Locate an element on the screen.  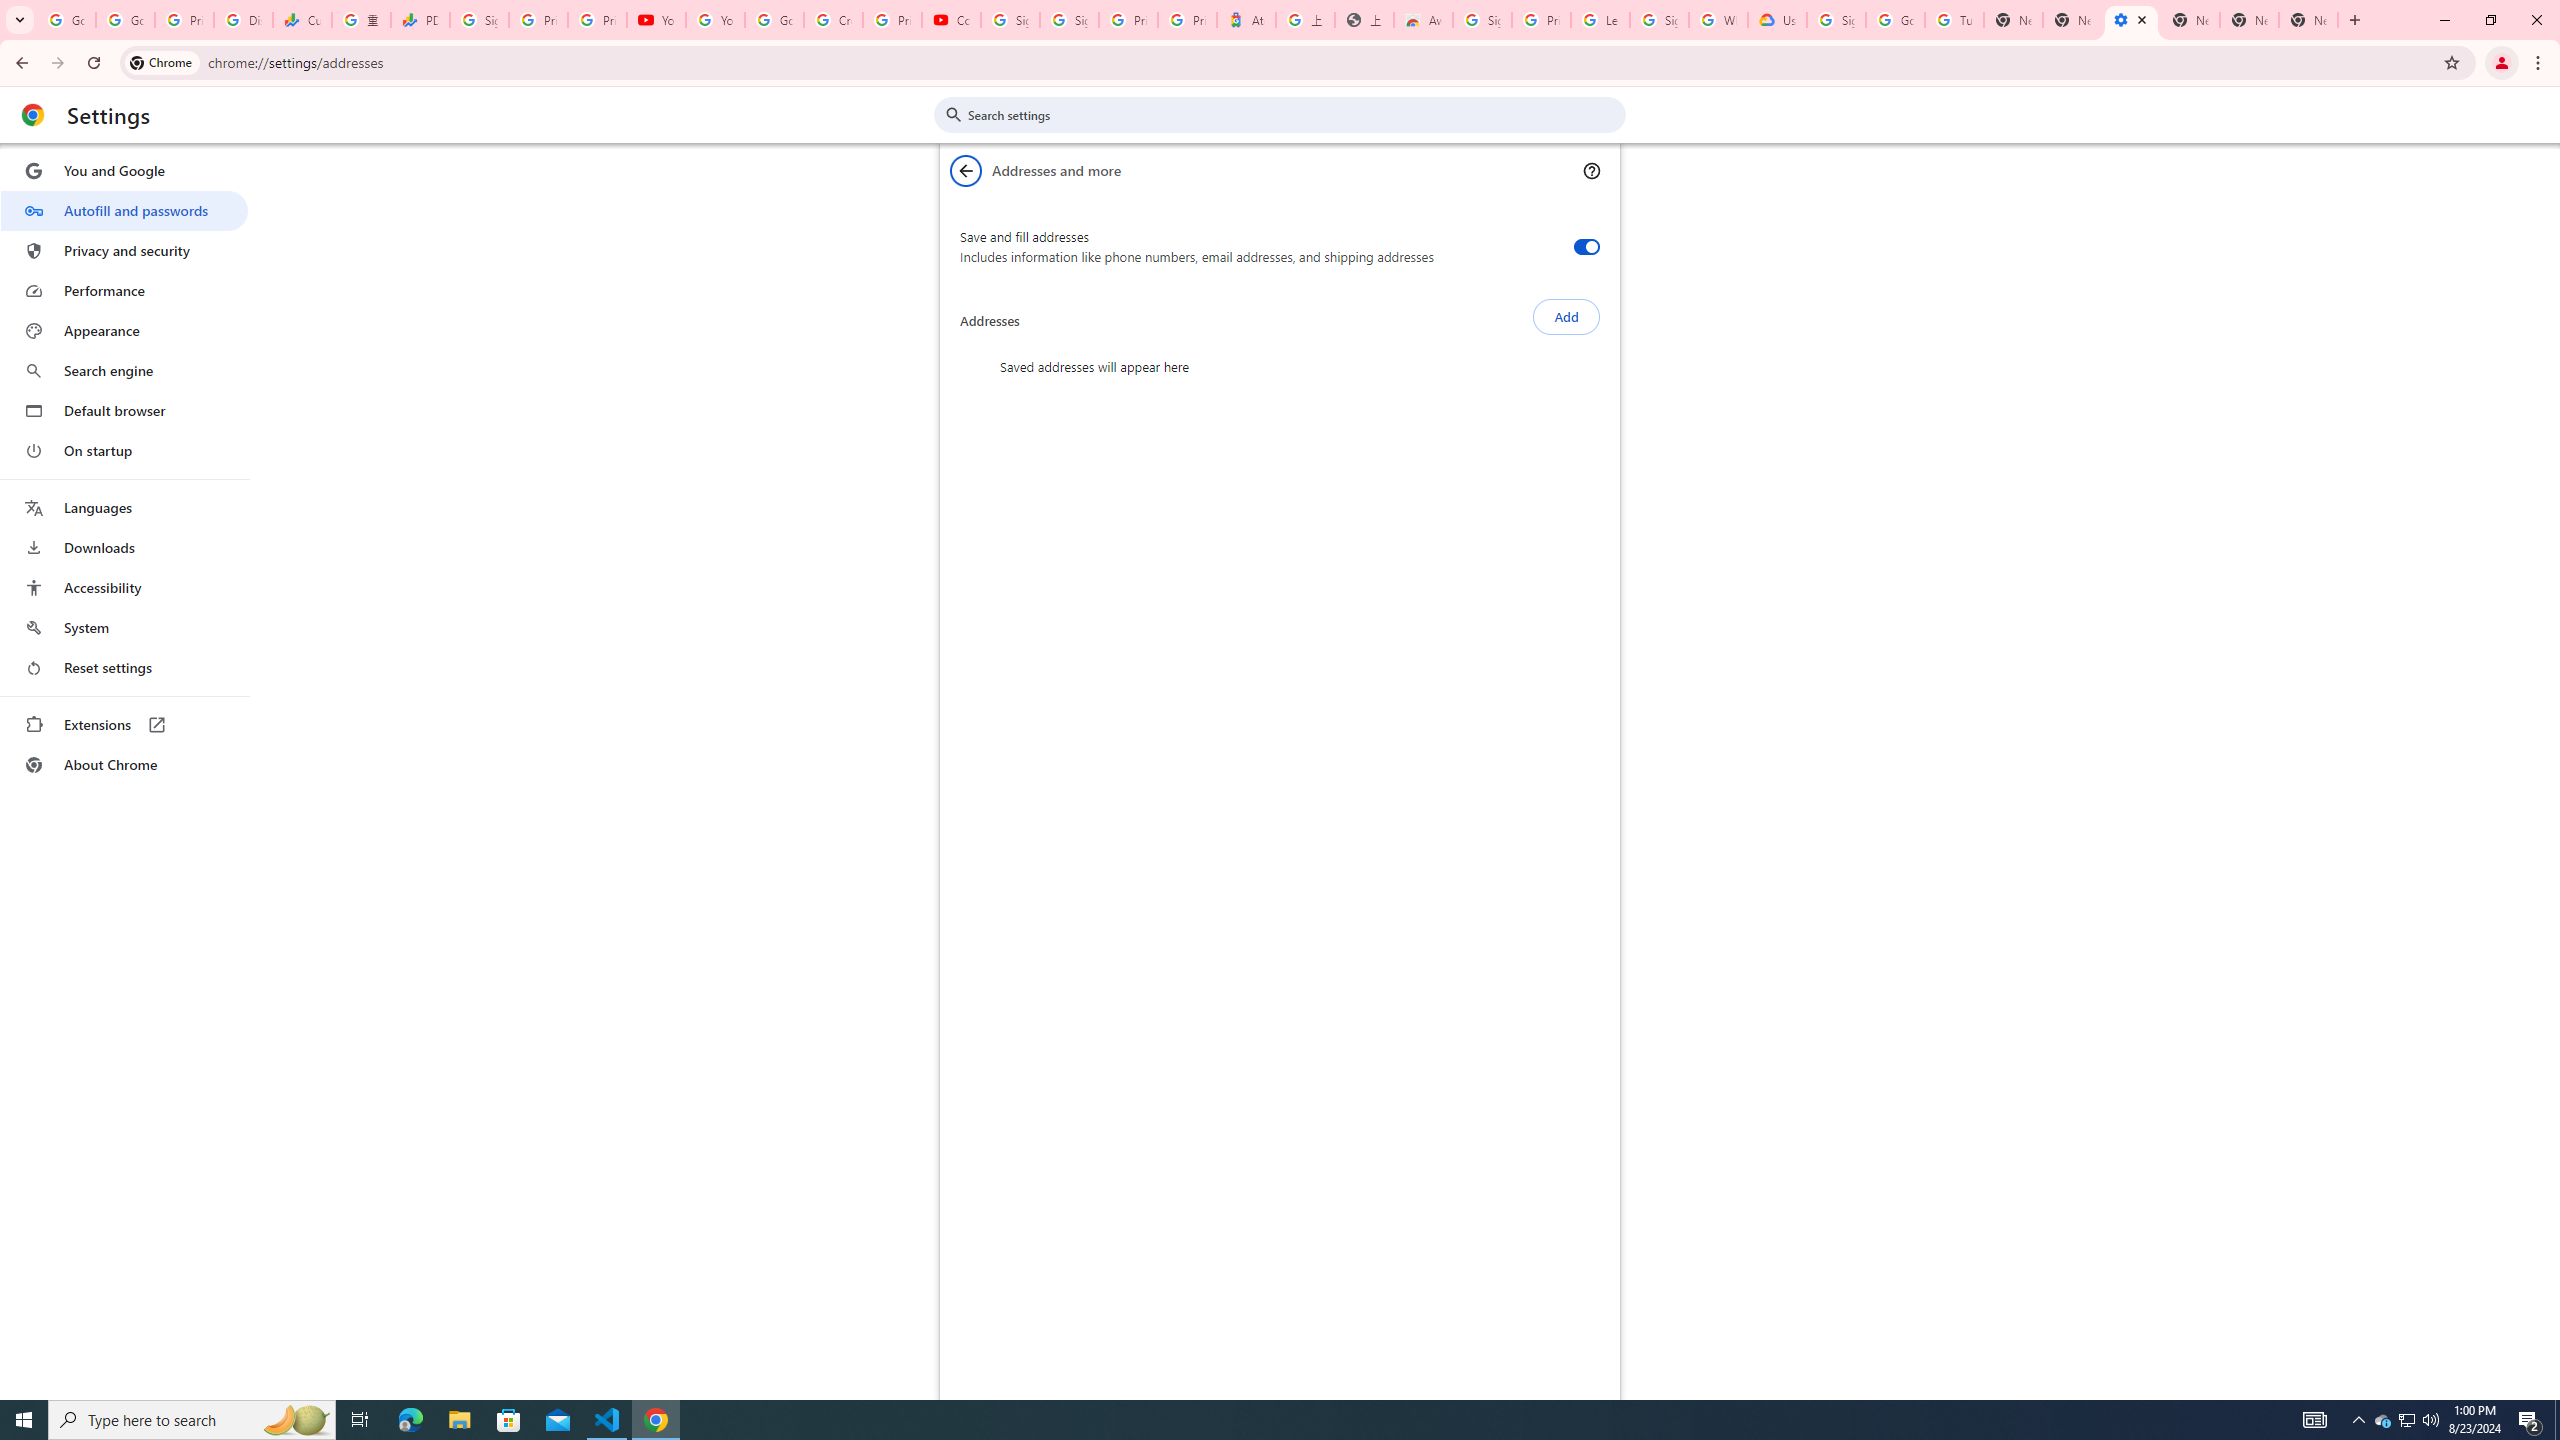
'Search settings' is located at coordinates (1293, 114).